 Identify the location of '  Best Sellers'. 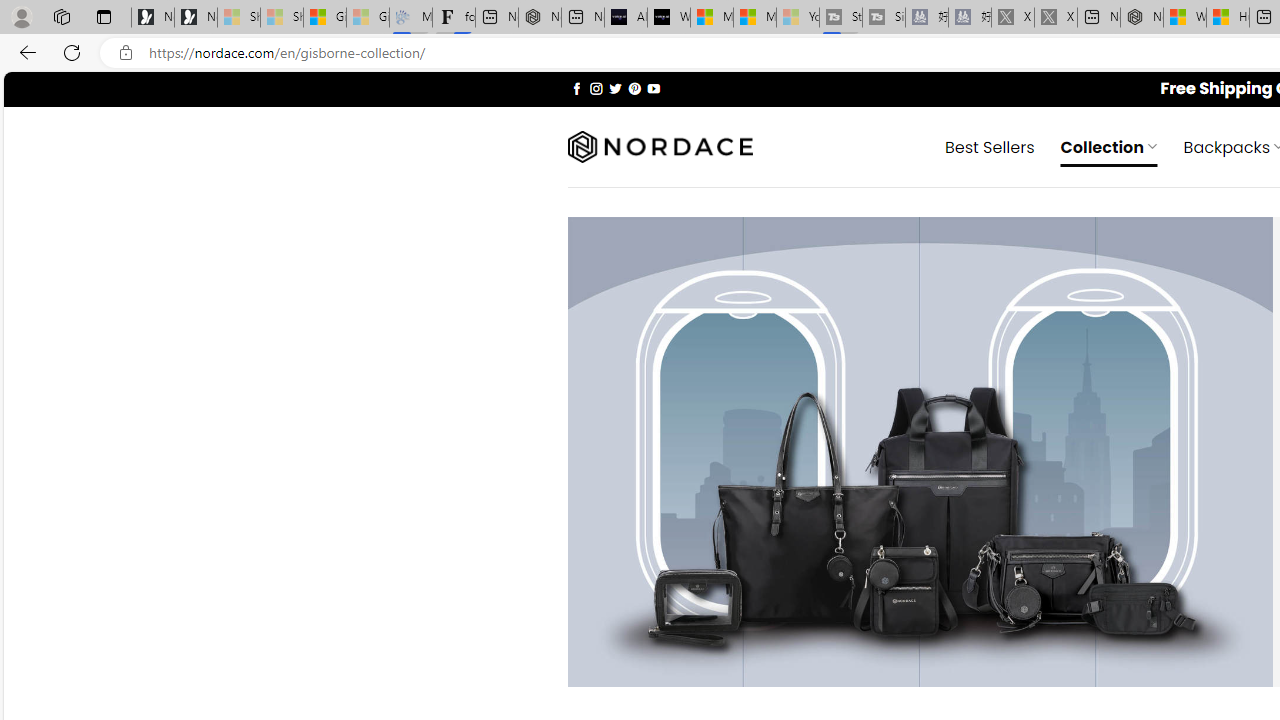
(990, 145).